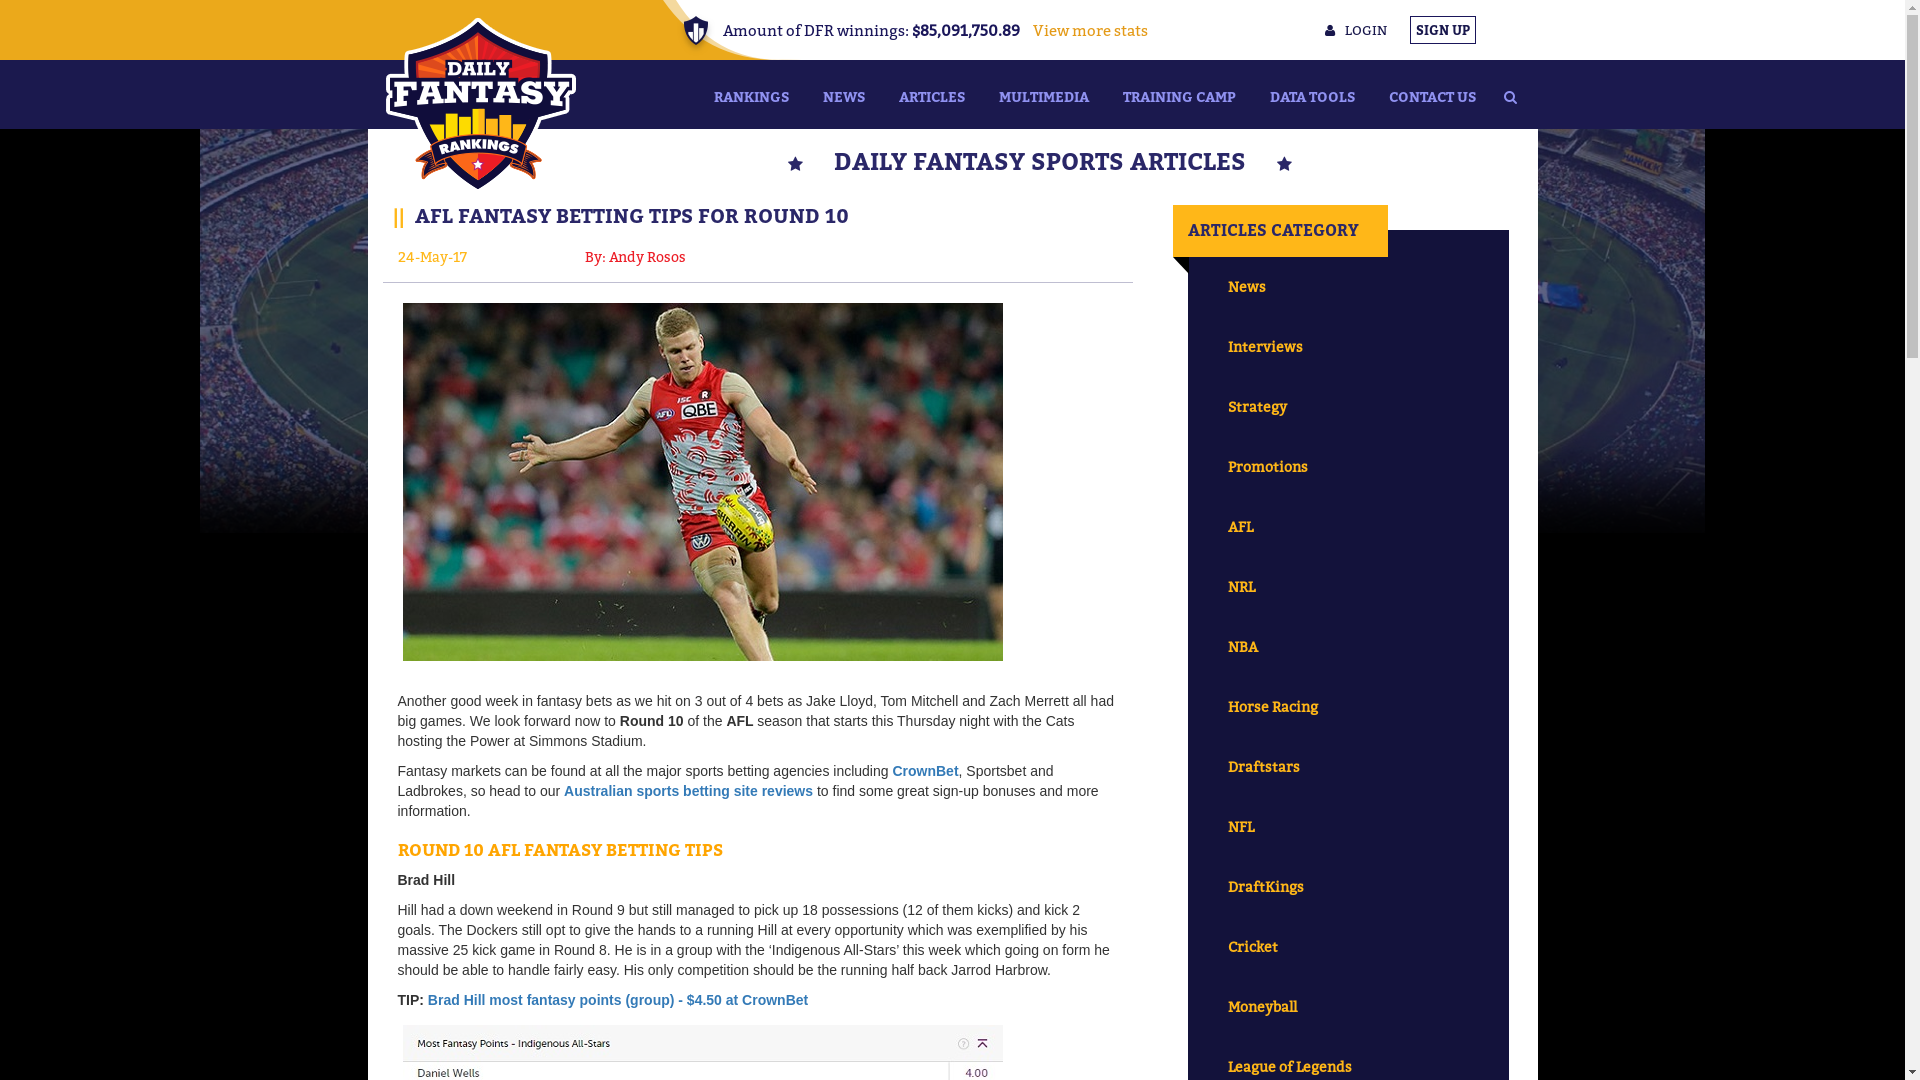 Image resolution: width=1920 pixels, height=1080 pixels. What do you see at coordinates (1443, 30) in the screenshot?
I see `'SIGN UP'` at bounding box center [1443, 30].